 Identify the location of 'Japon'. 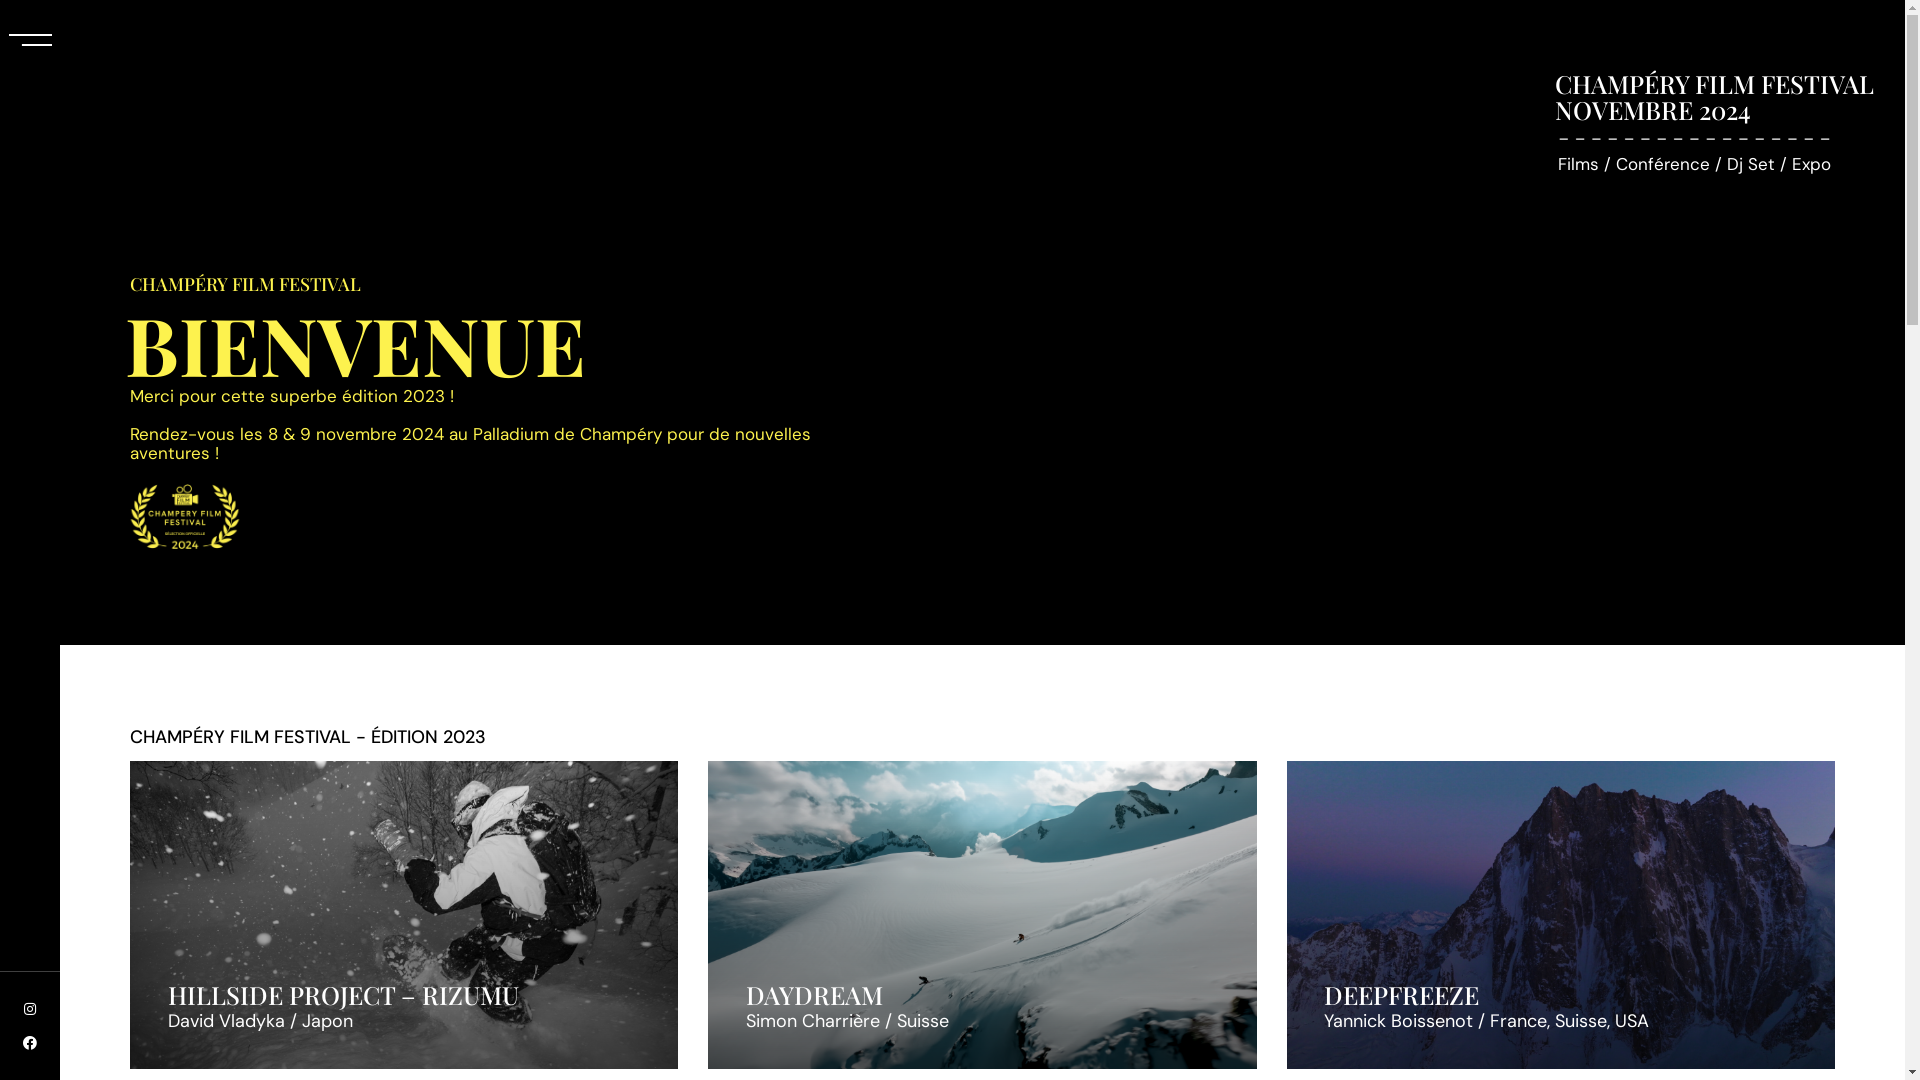
(327, 1022).